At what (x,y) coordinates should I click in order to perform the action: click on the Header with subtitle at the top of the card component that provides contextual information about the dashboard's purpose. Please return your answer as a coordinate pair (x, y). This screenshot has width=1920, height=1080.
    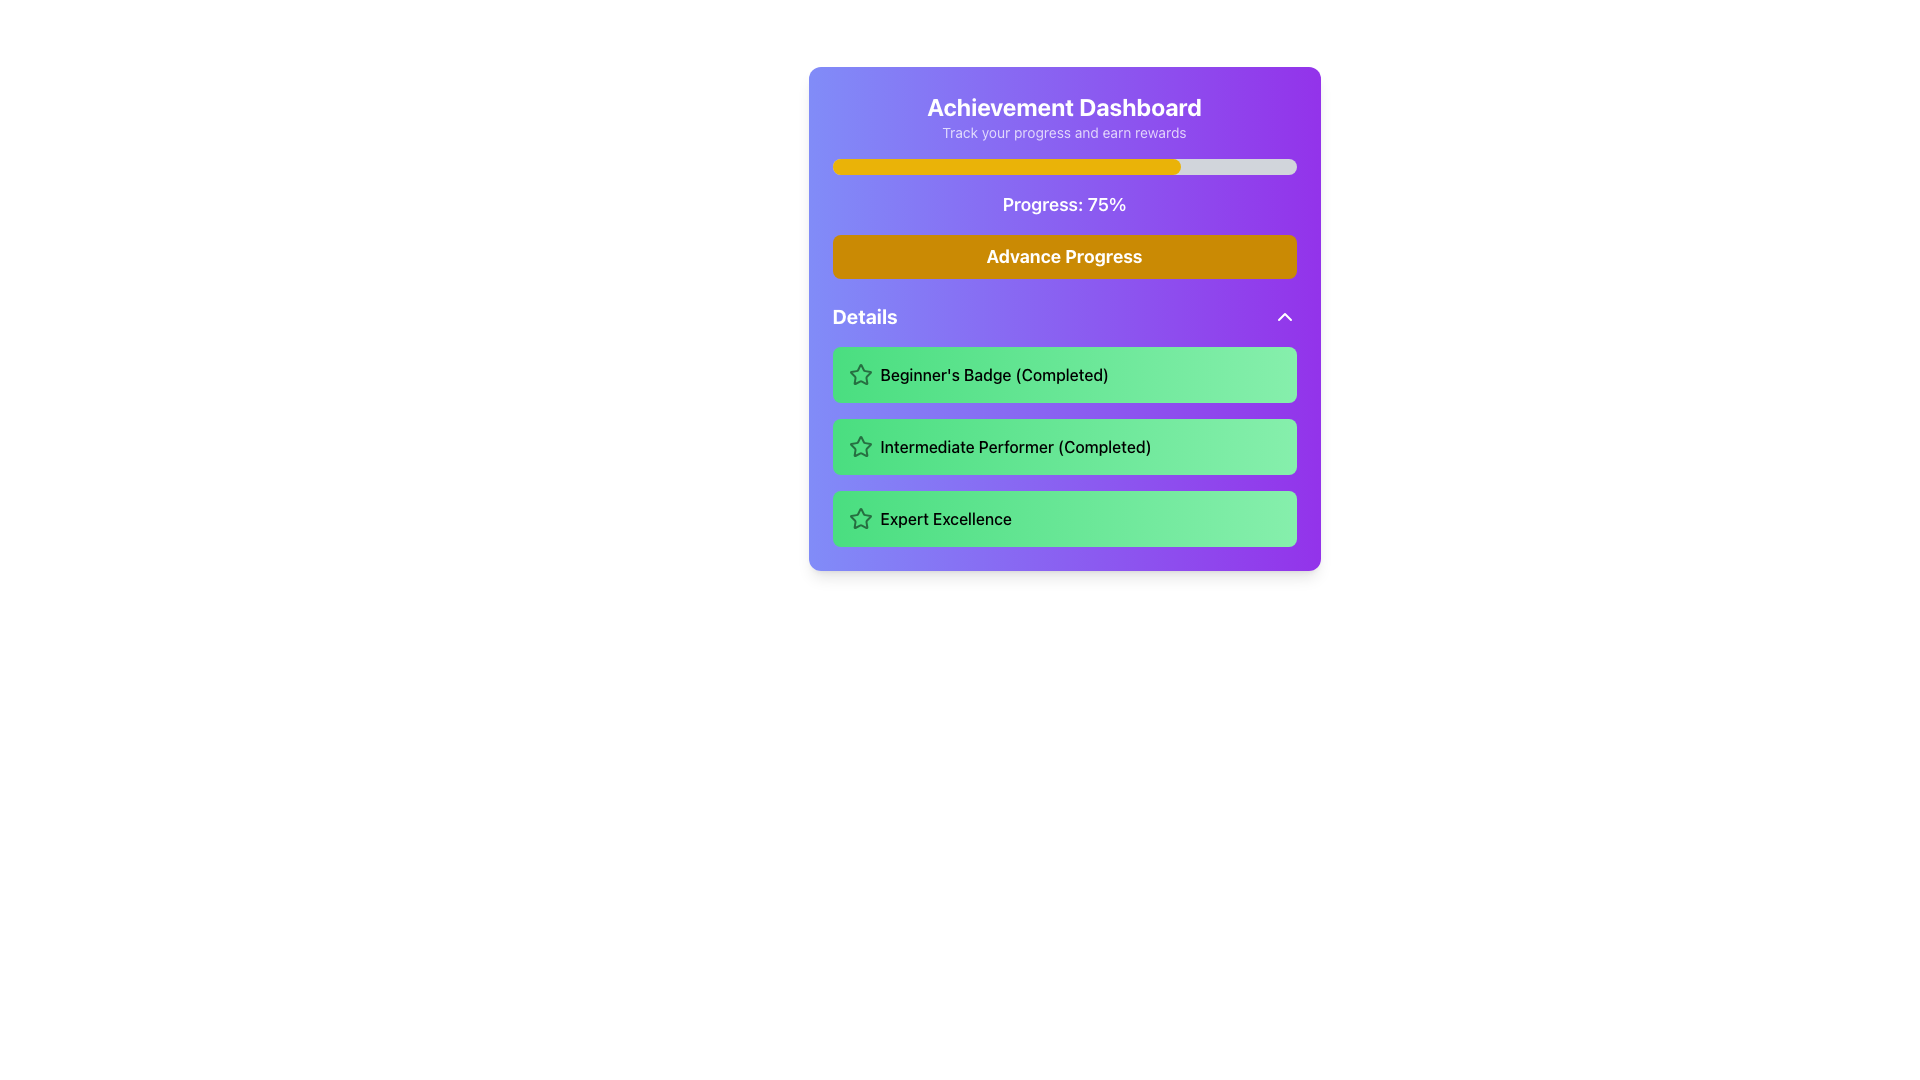
    Looking at the image, I should click on (1063, 116).